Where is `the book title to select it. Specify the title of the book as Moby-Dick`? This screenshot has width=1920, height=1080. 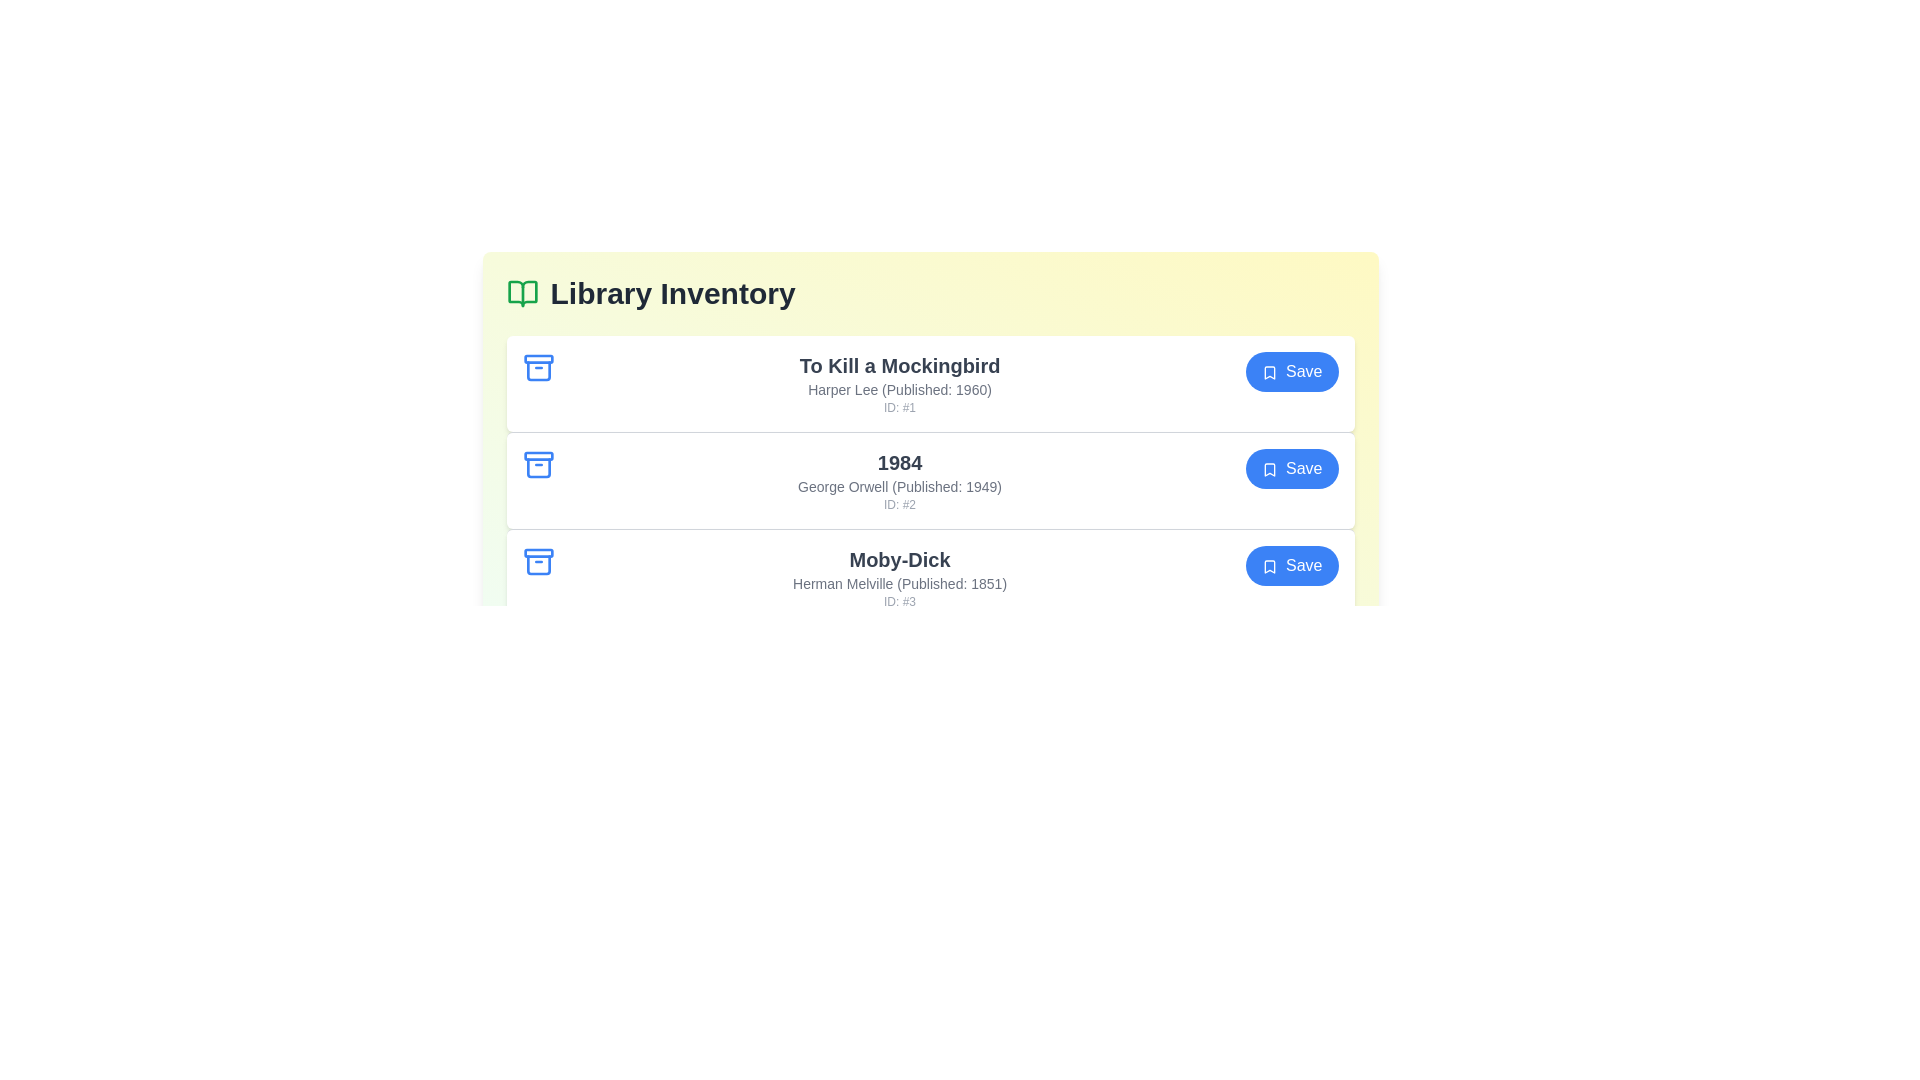
the book title to select it. Specify the title of the book as Moby-Dick is located at coordinates (899, 559).